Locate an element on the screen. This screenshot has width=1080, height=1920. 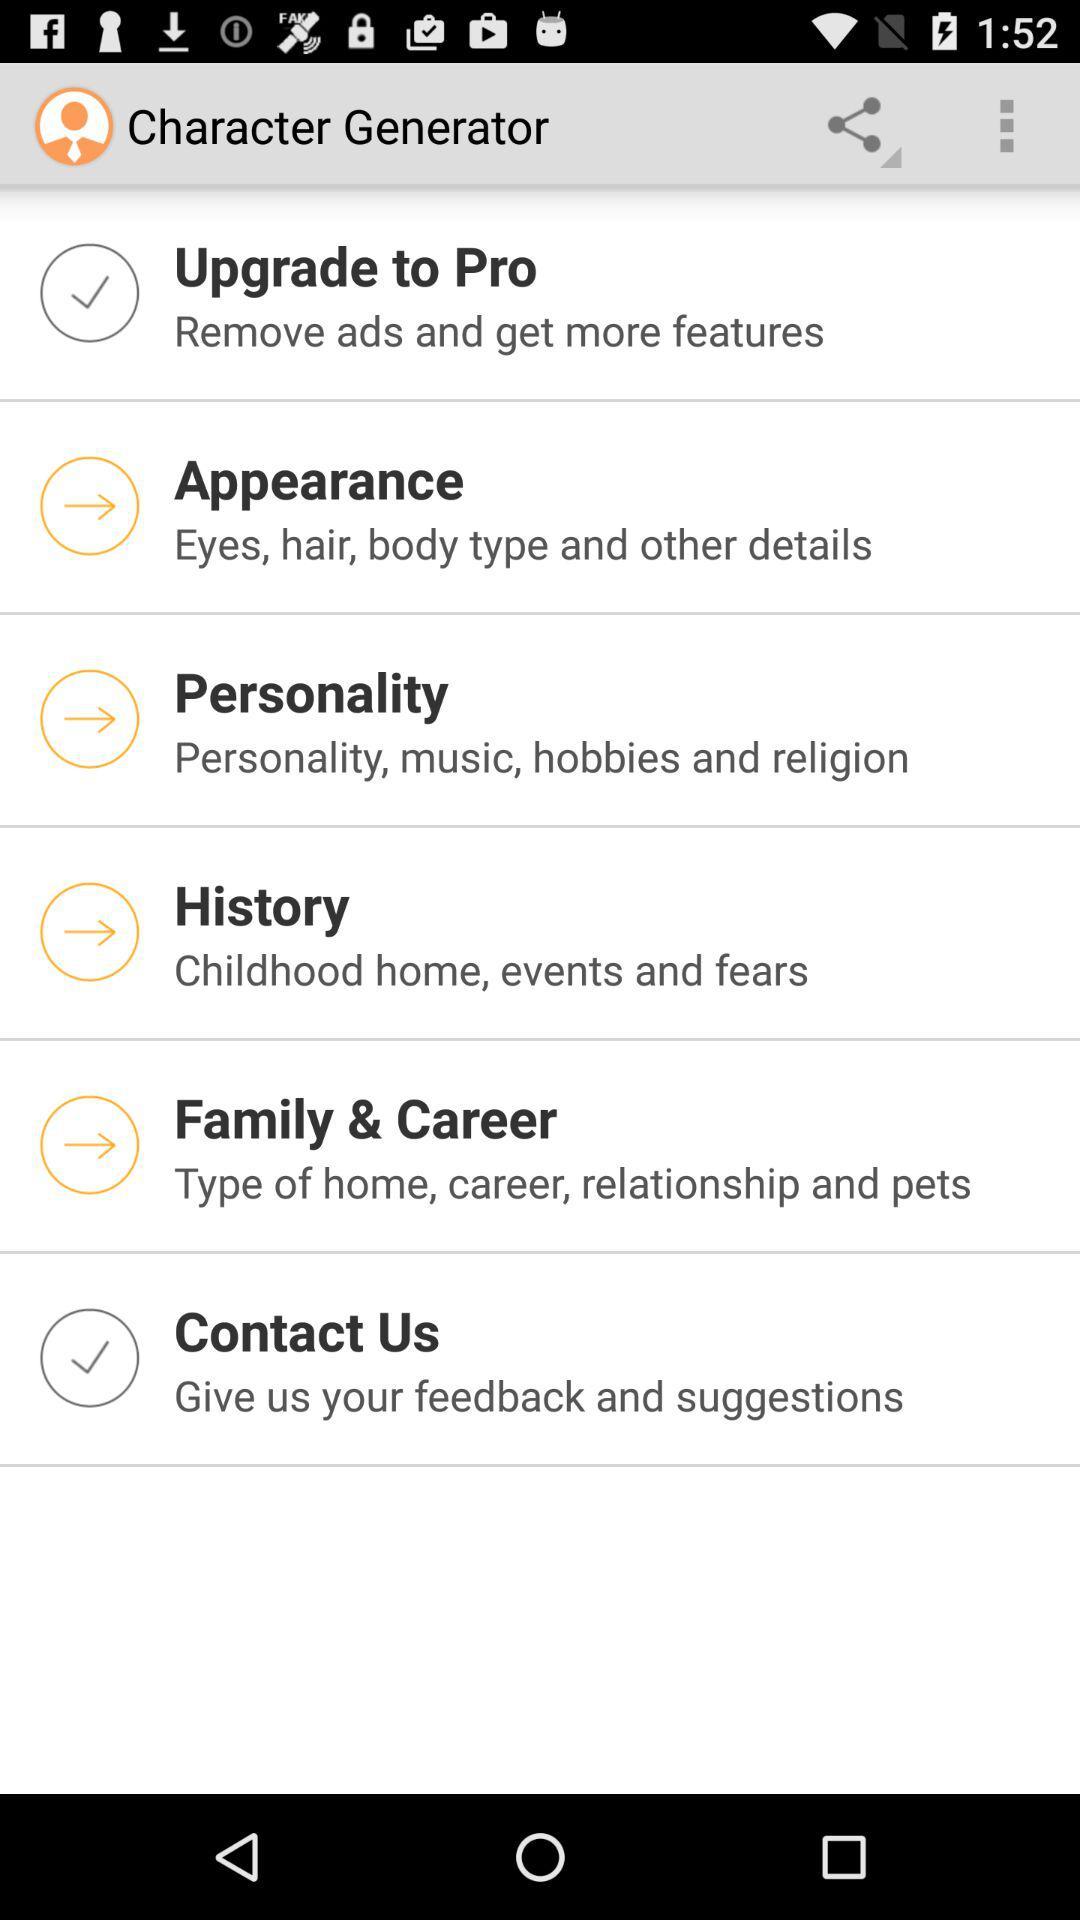
the history item is located at coordinates (613, 903).